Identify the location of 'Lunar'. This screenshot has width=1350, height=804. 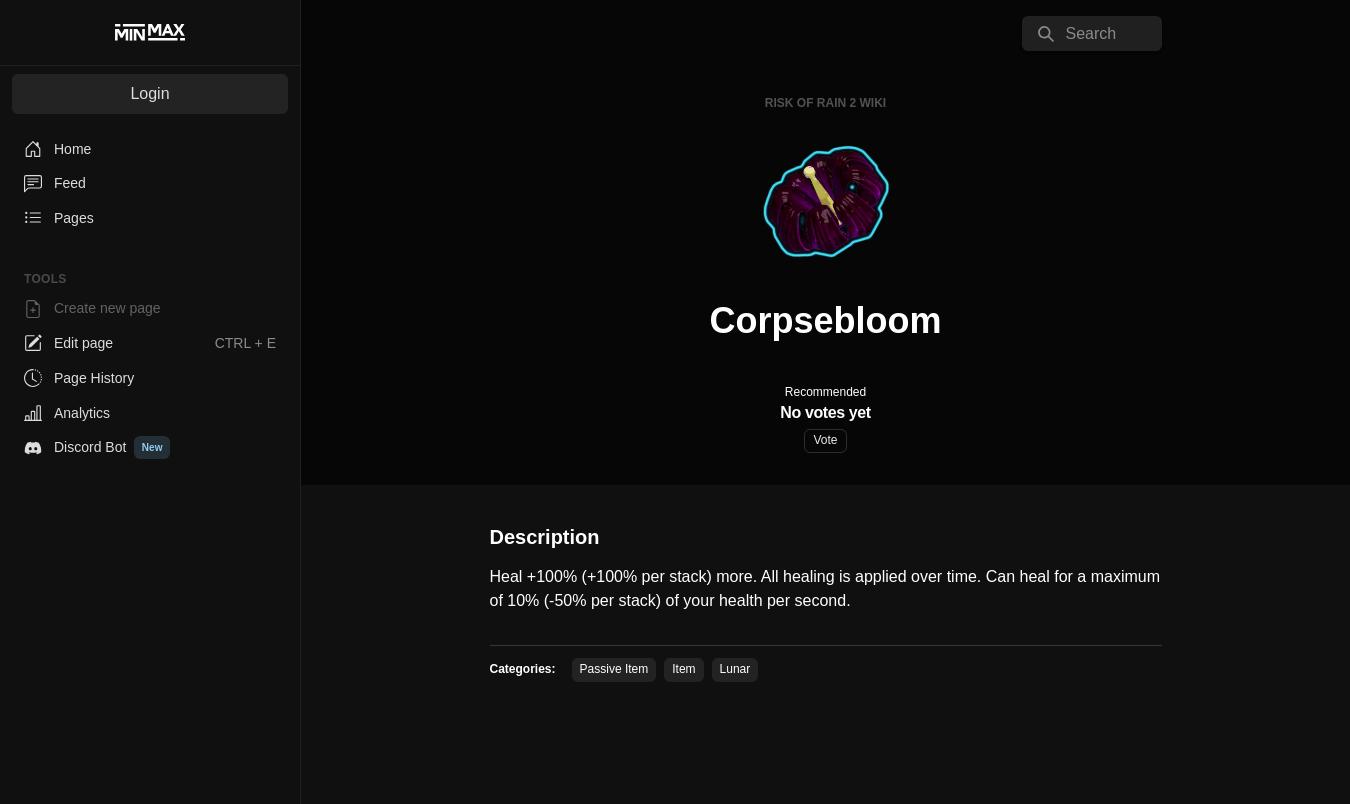
(733, 668).